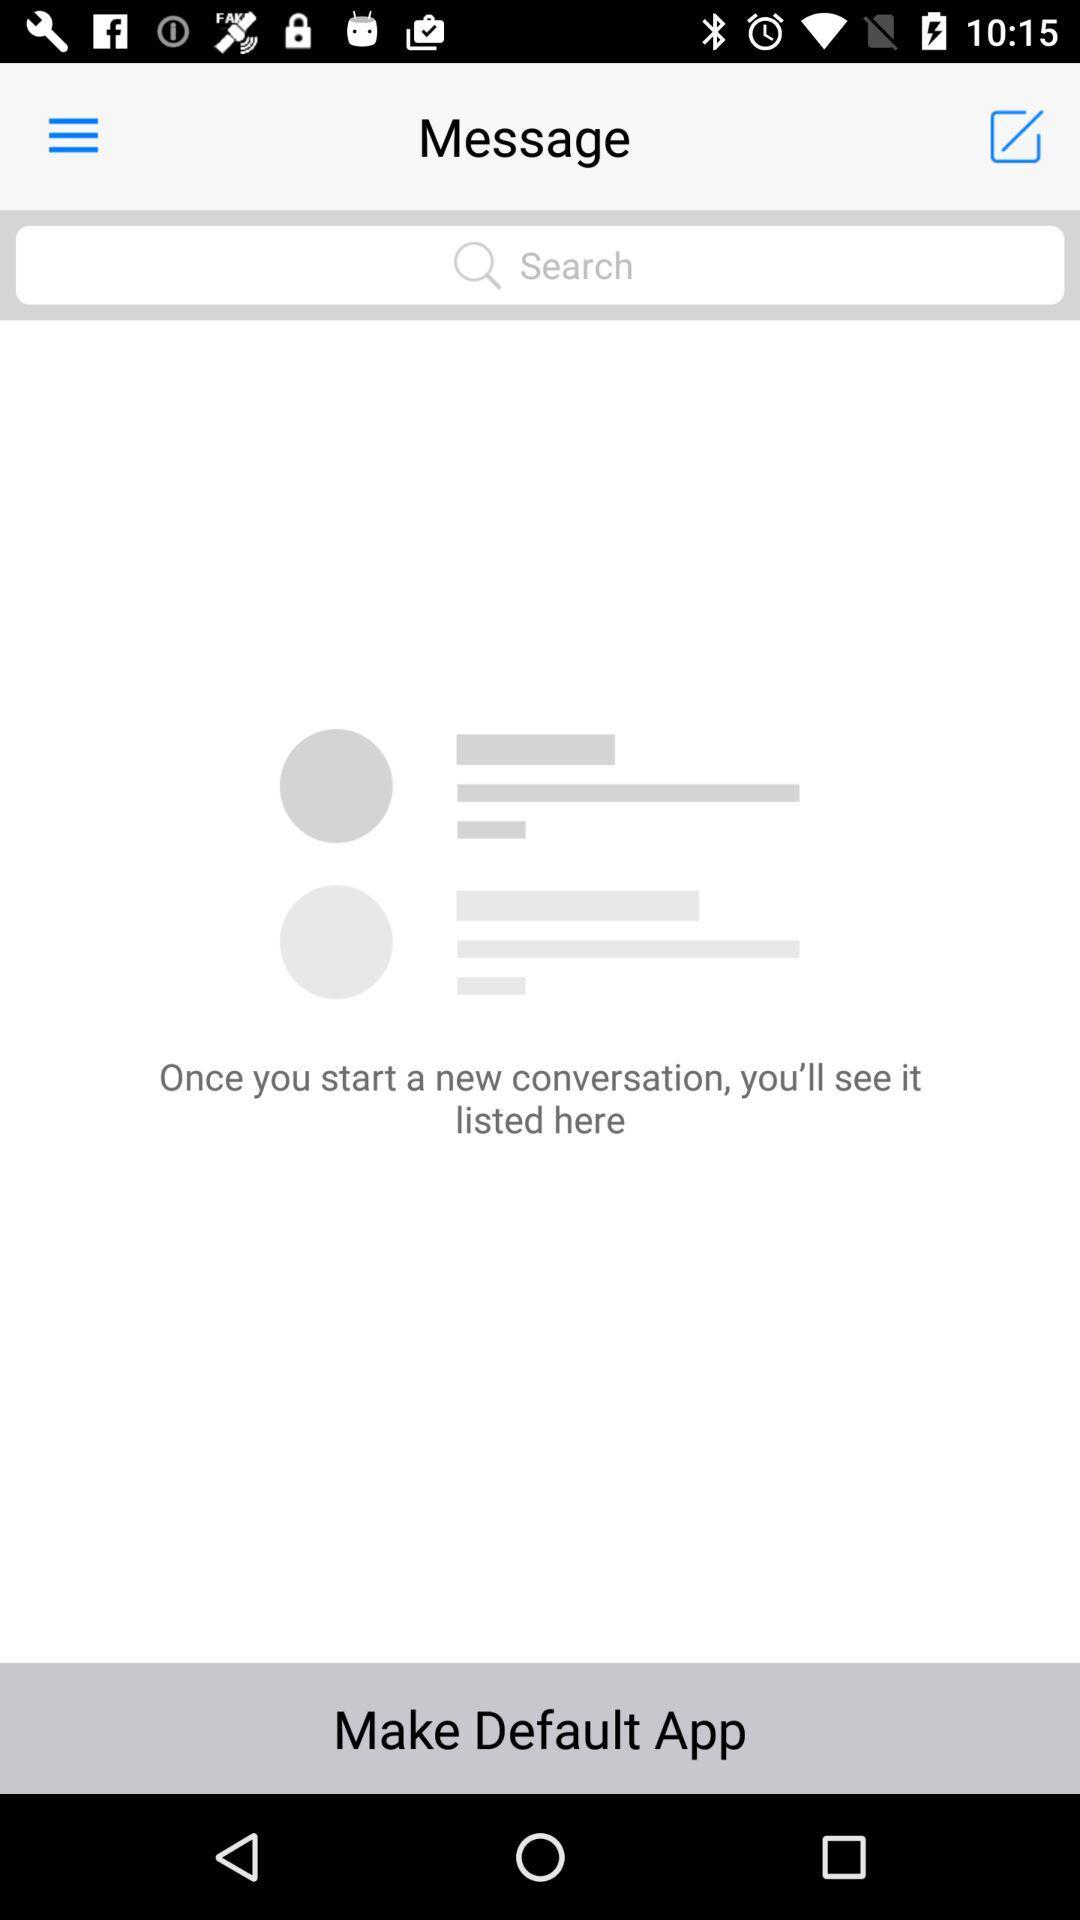 This screenshot has width=1080, height=1920. What do you see at coordinates (72, 135) in the screenshot?
I see `icon at the top left corner` at bounding box center [72, 135].